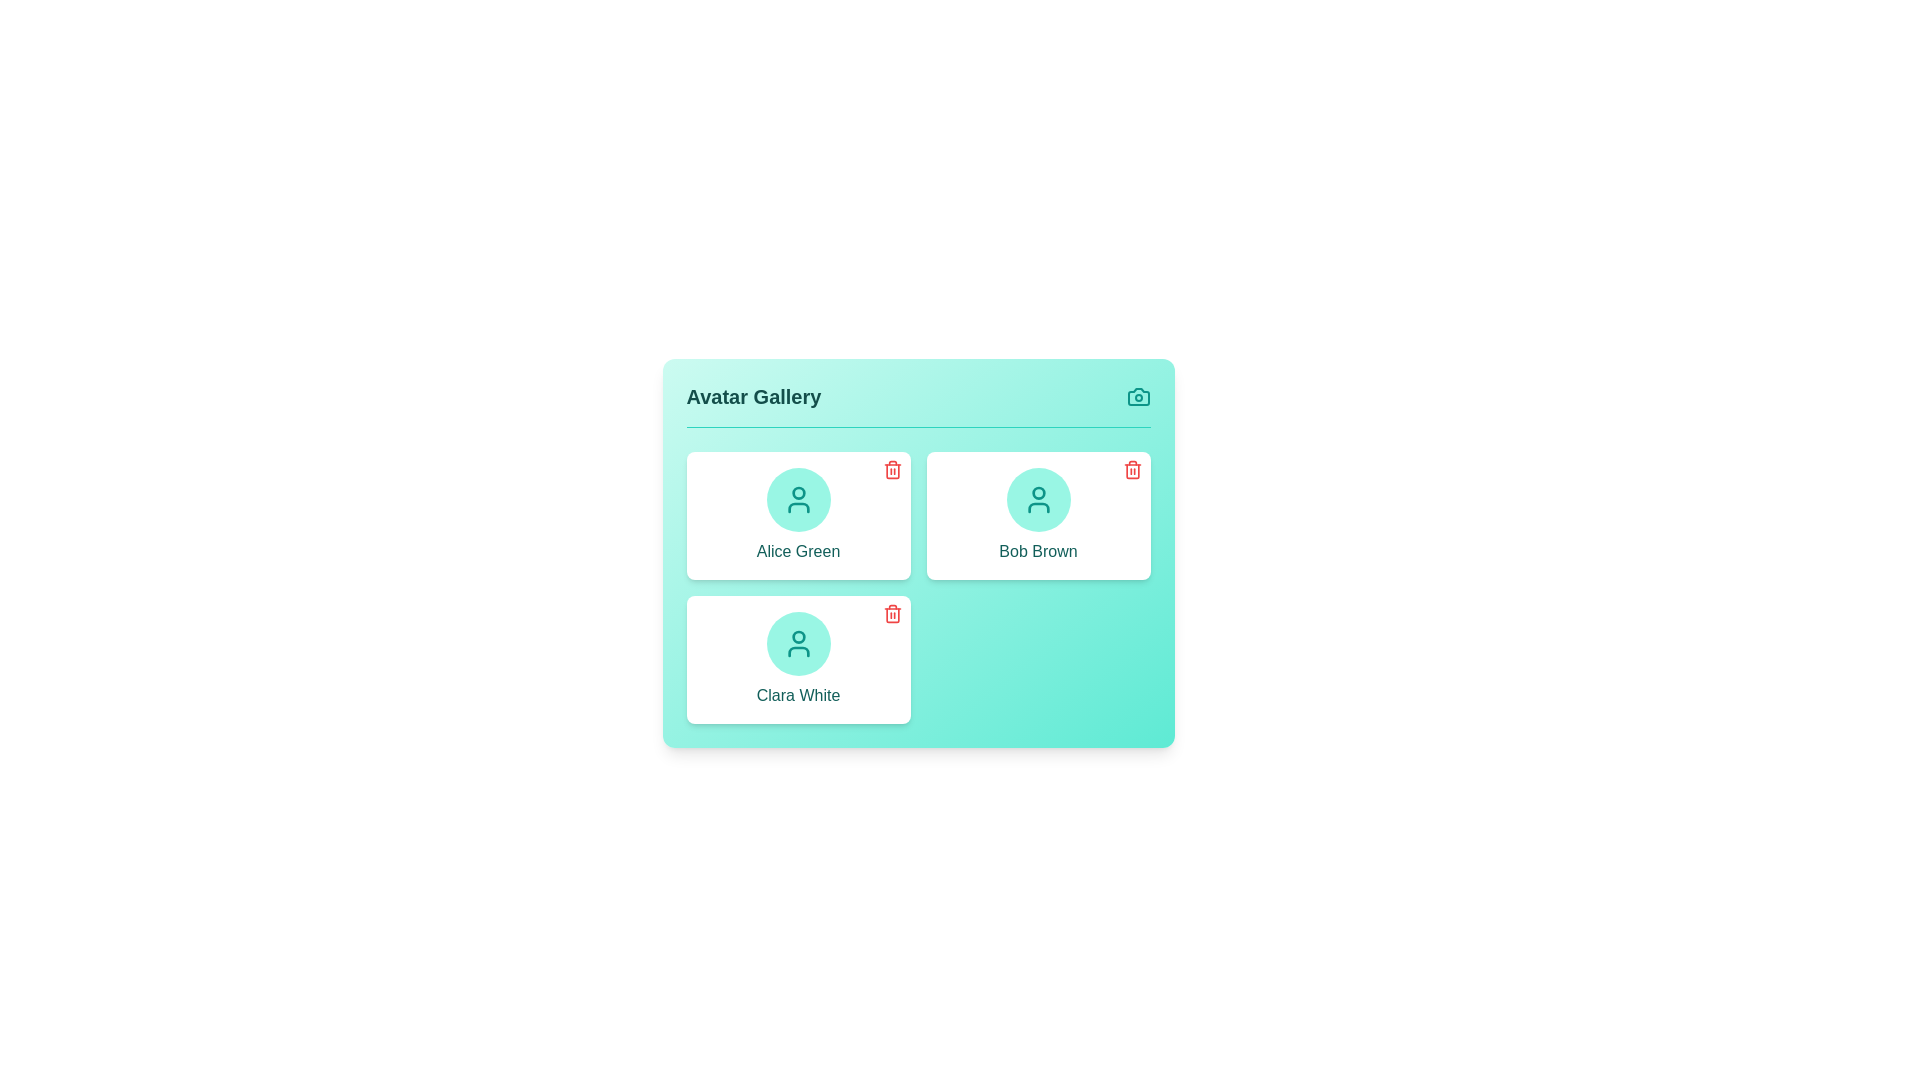  What do you see at coordinates (1038, 551) in the screenshot?
I see `text label element displaying 'Bob Brown', which is centrally aligned within the rightmost card of the second row in the Avatar Gallery interface` at bounding box center [1038, 551].